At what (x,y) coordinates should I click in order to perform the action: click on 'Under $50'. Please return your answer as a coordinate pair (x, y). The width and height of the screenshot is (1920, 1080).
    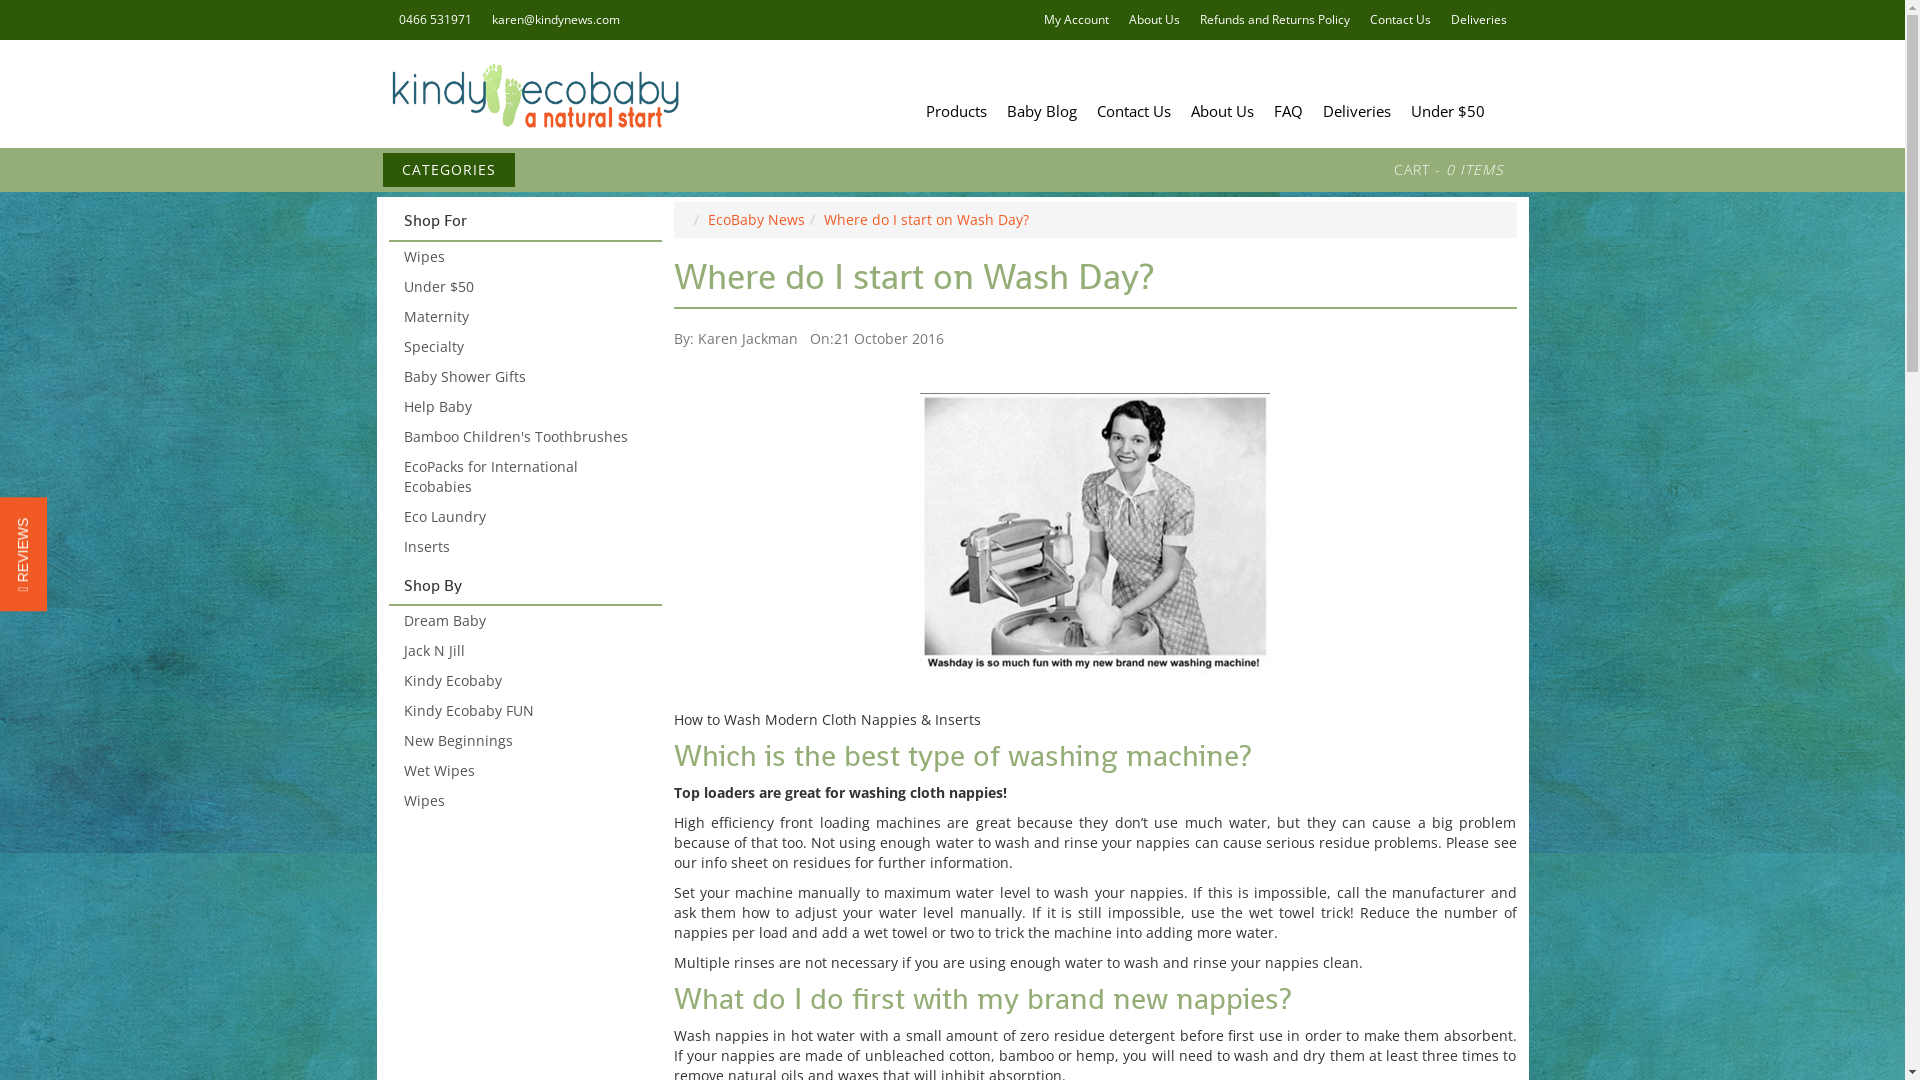
    Looking at the image, I should click on (1399, 111).